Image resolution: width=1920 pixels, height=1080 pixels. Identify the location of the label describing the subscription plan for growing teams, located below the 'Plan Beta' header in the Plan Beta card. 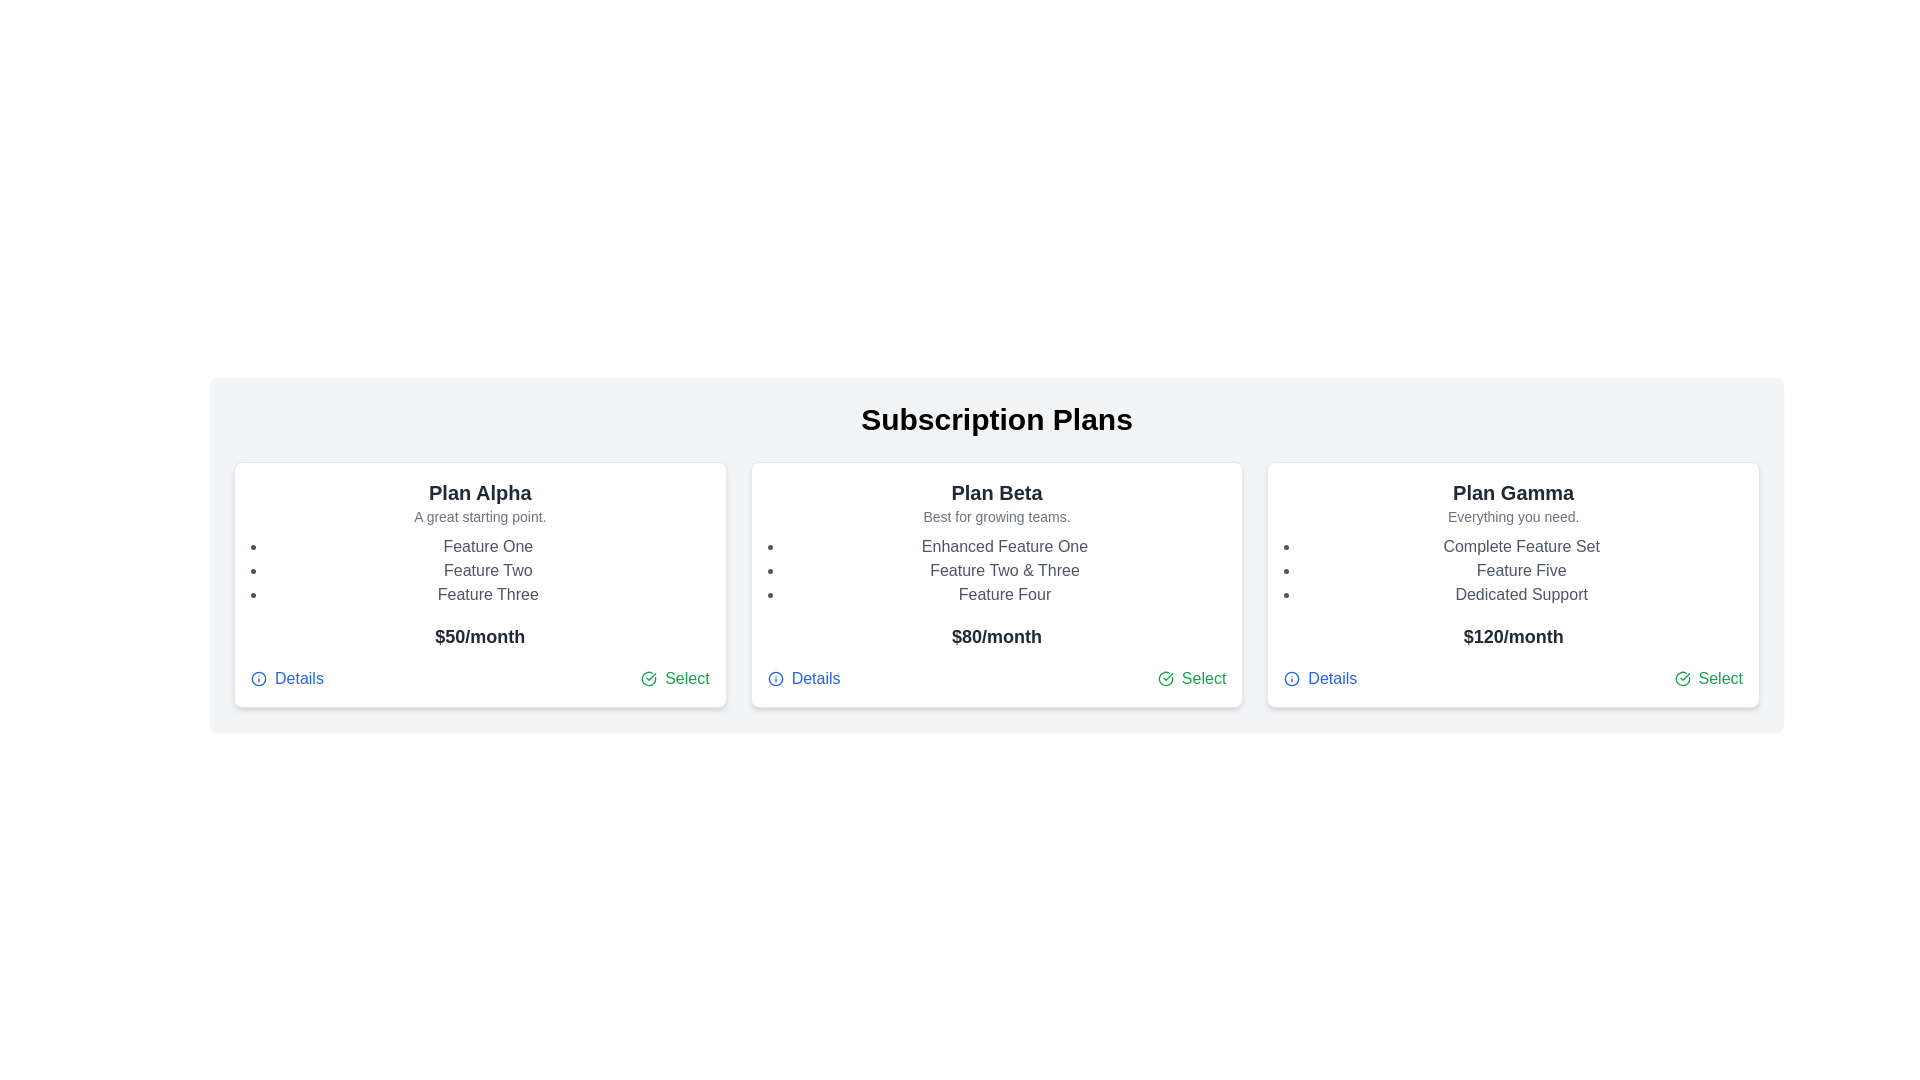
(997, 515).